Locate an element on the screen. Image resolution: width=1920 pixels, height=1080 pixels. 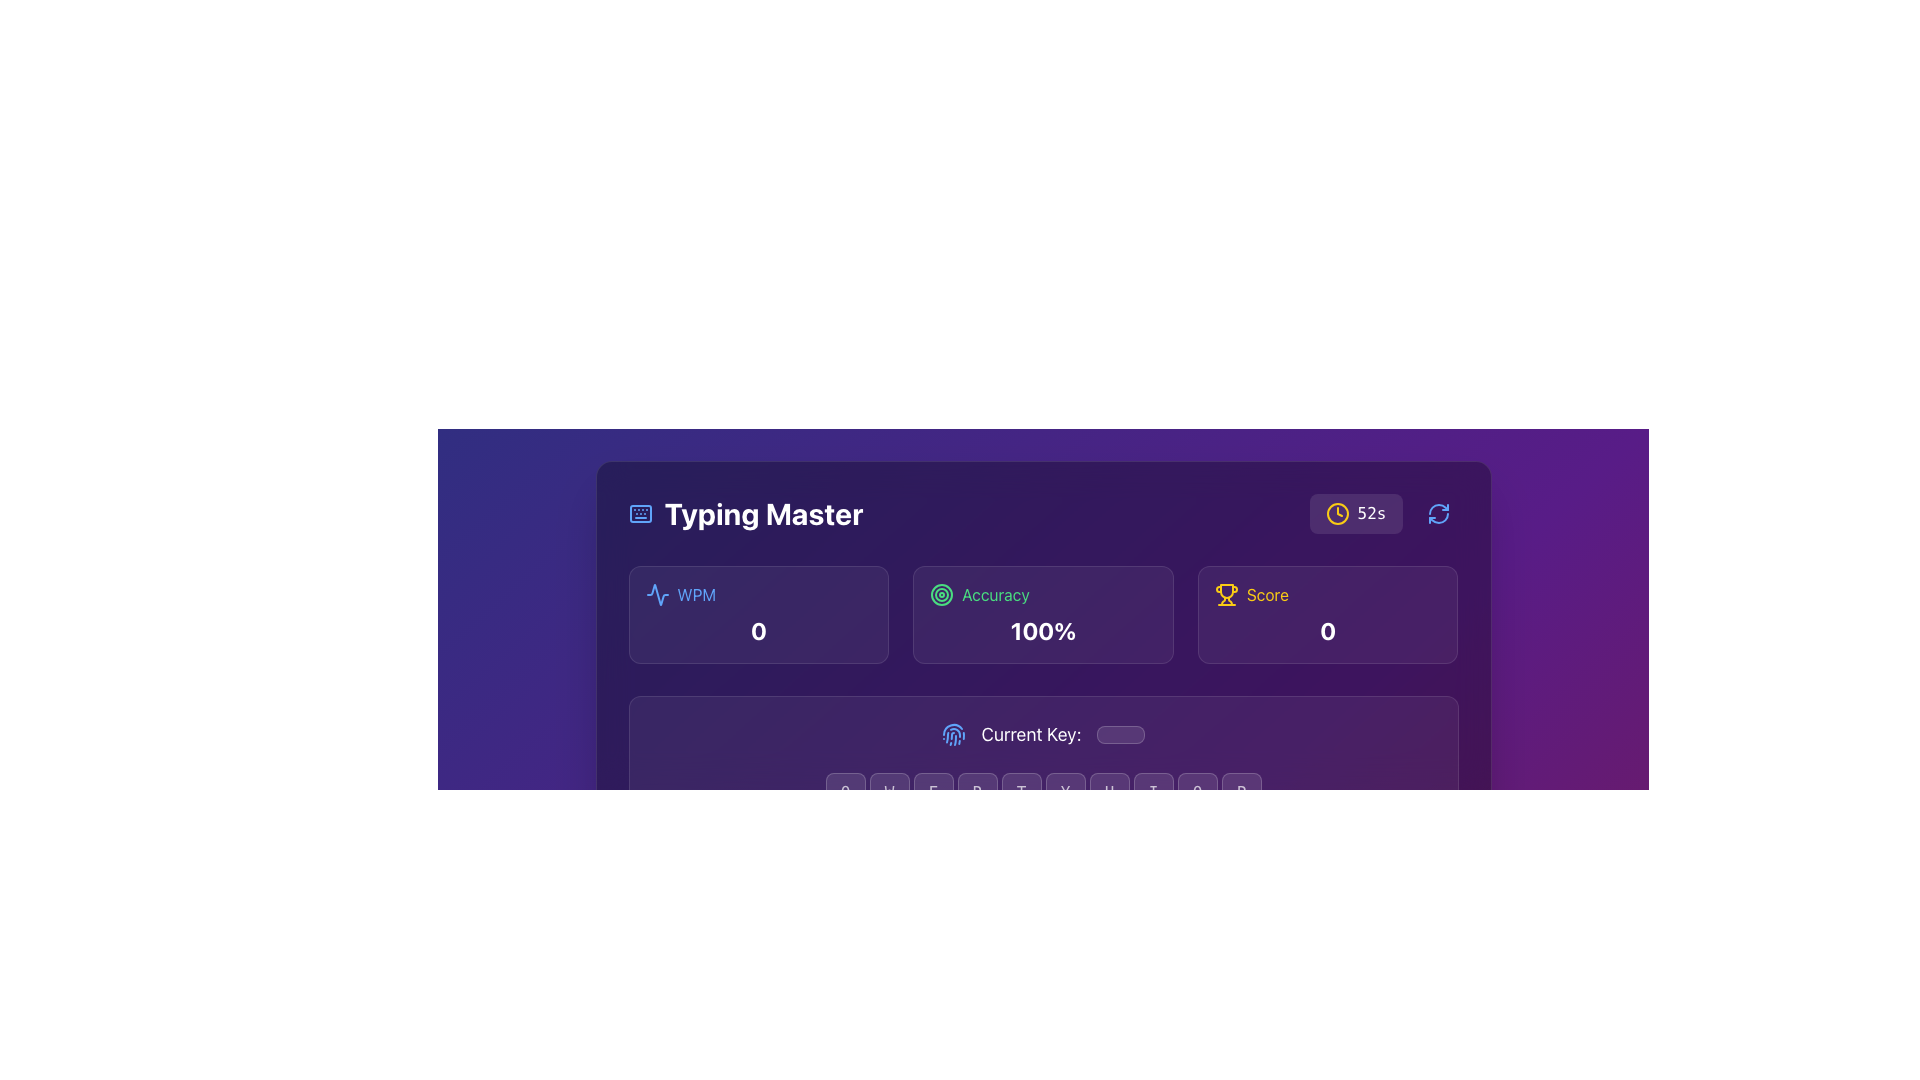
value displayed in the Text Label that shows the user's words-per-minute (WPM) typing speed, located under the blue 'WPM' label on the left side of the upper panel is located at coordinates (757, 631).